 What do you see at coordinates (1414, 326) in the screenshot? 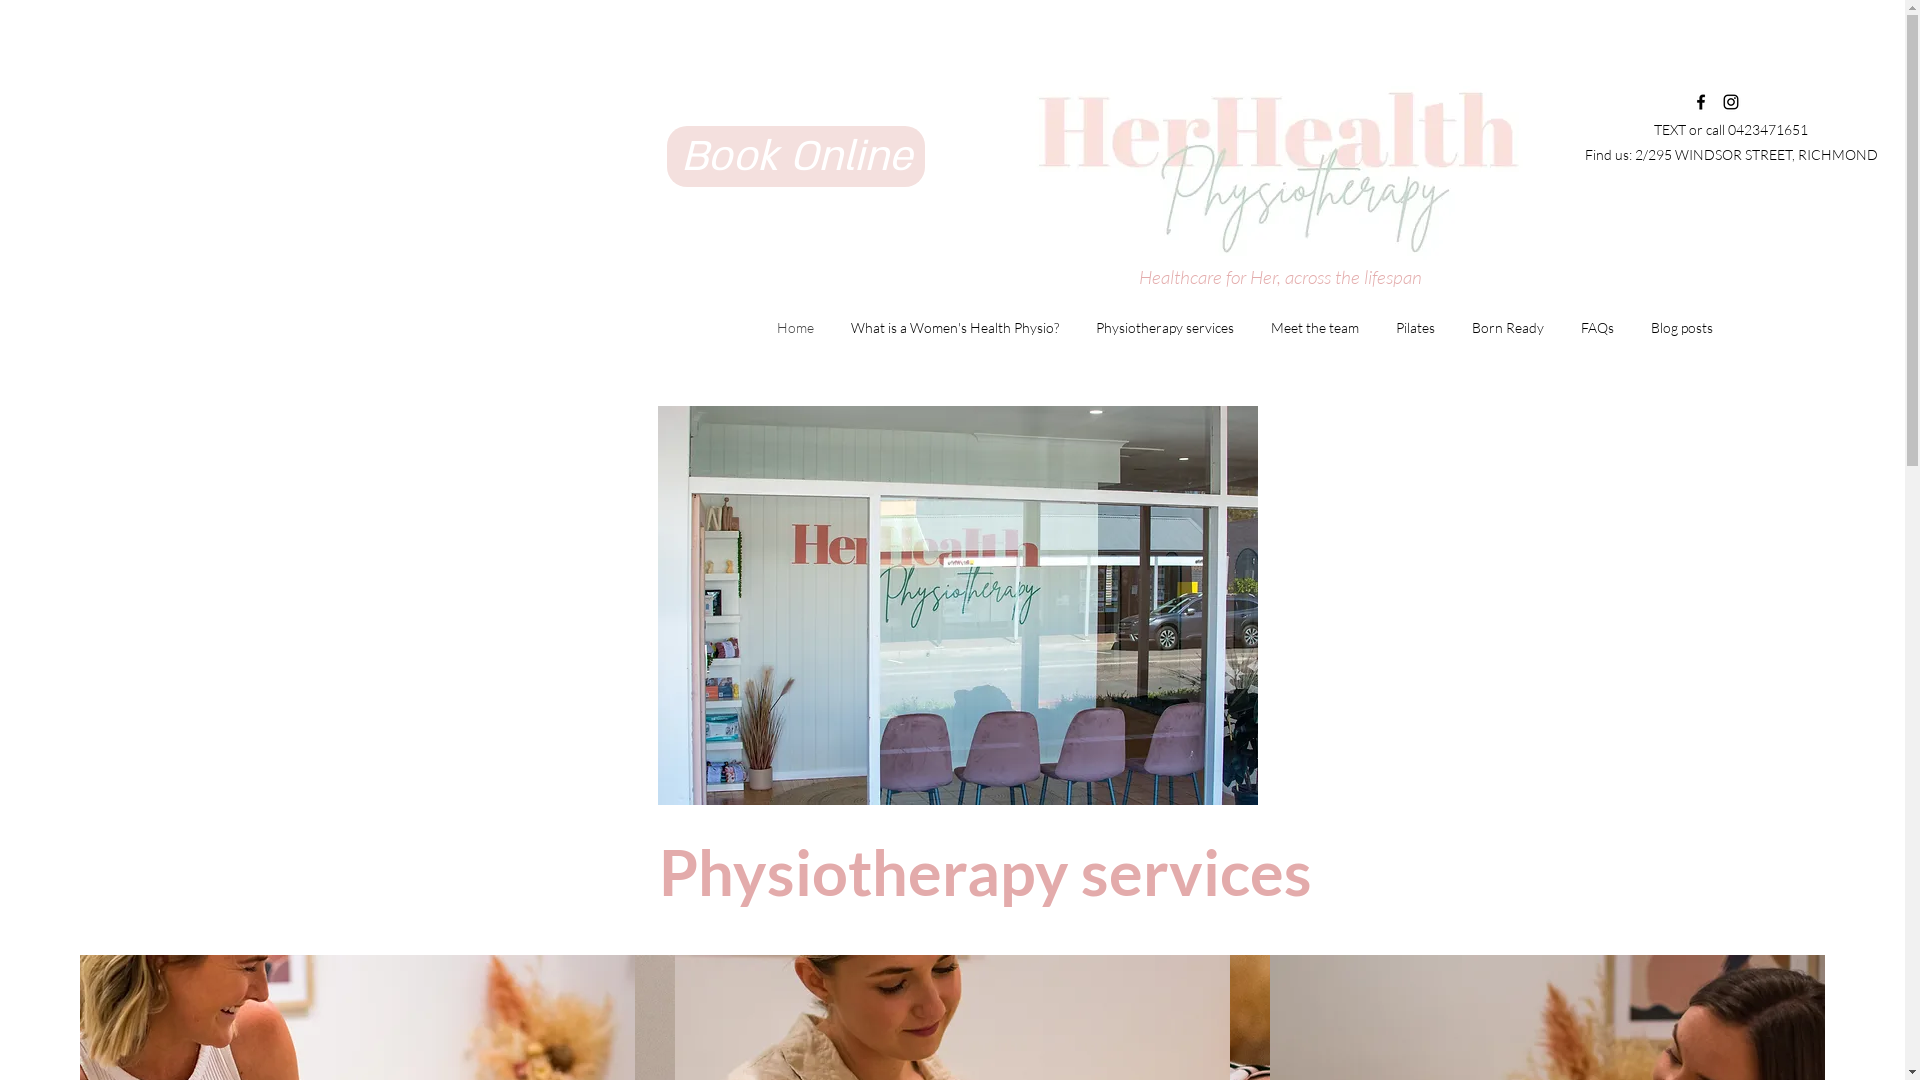
I see `'Pilates'` at bounding box center [1414, 326].